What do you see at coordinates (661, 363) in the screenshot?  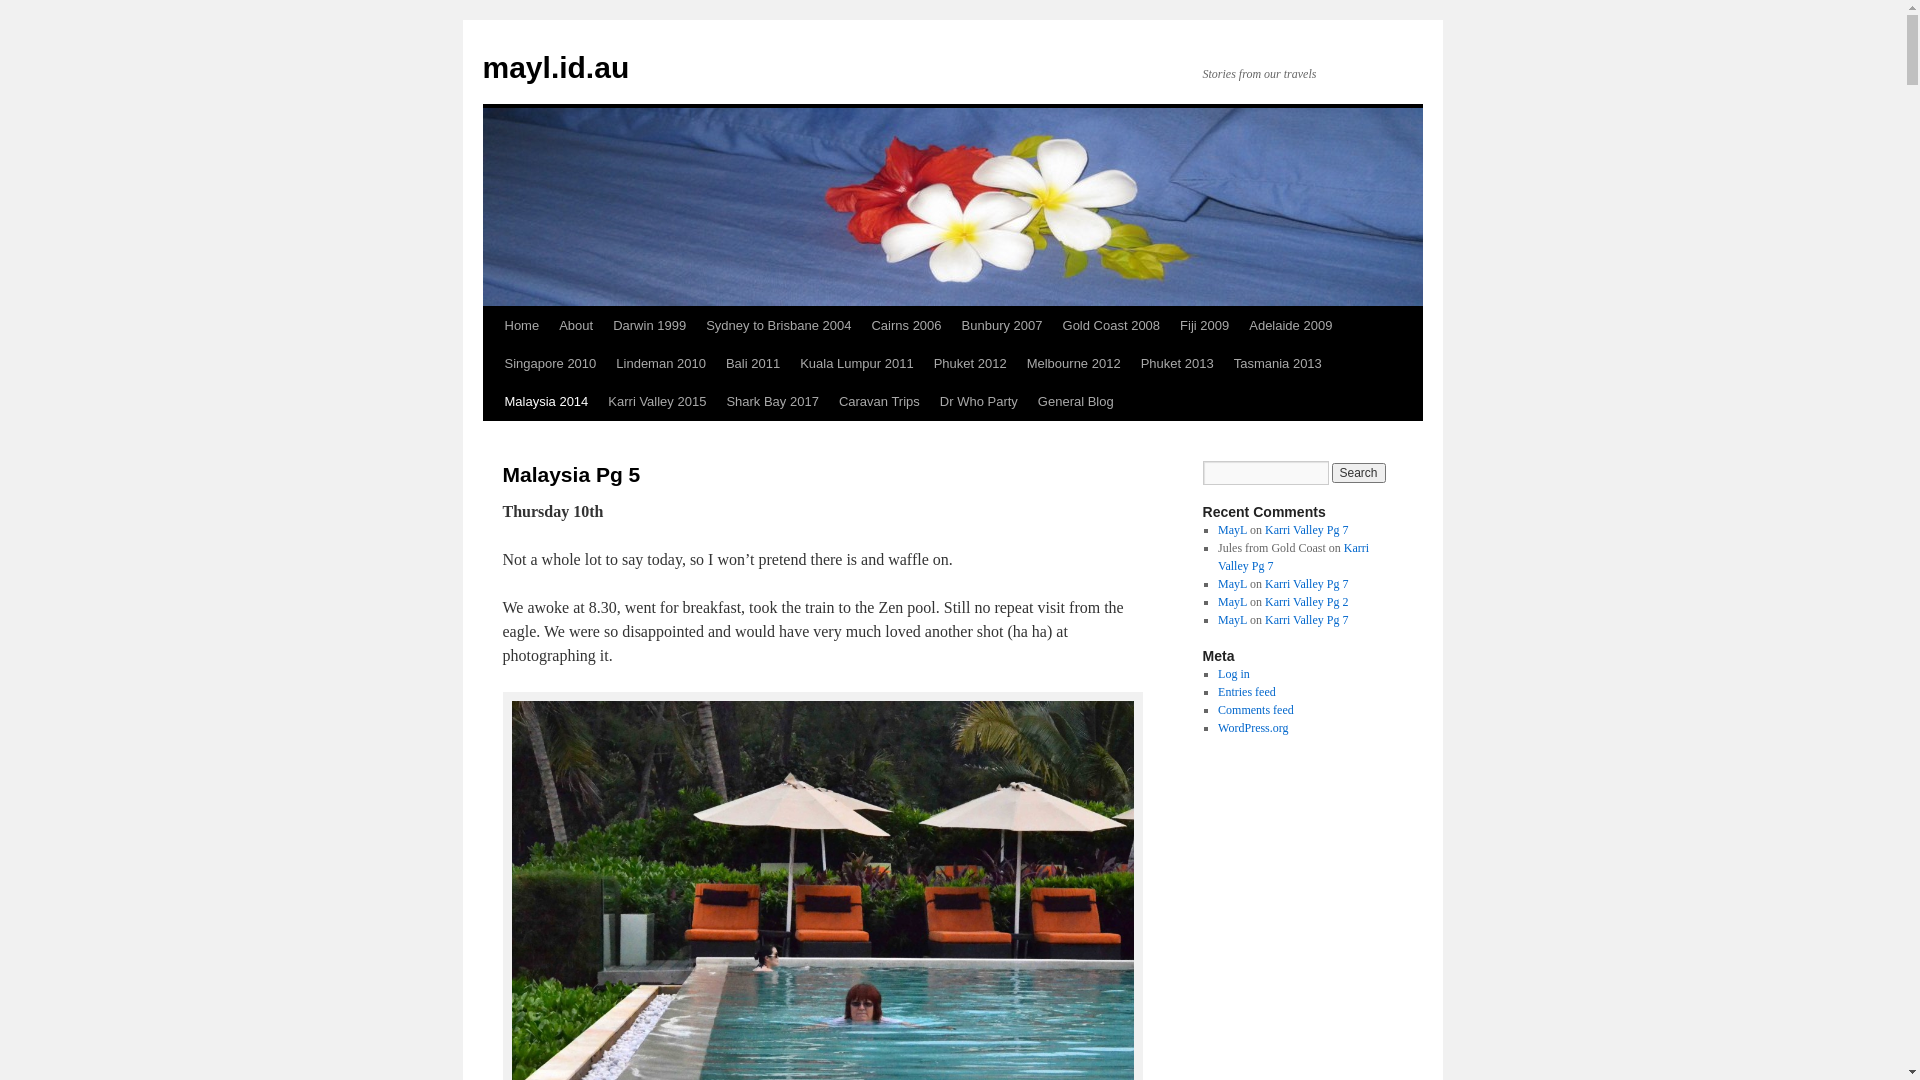 I see `'Lindeman 2010'` at bounding box center [661, 363].